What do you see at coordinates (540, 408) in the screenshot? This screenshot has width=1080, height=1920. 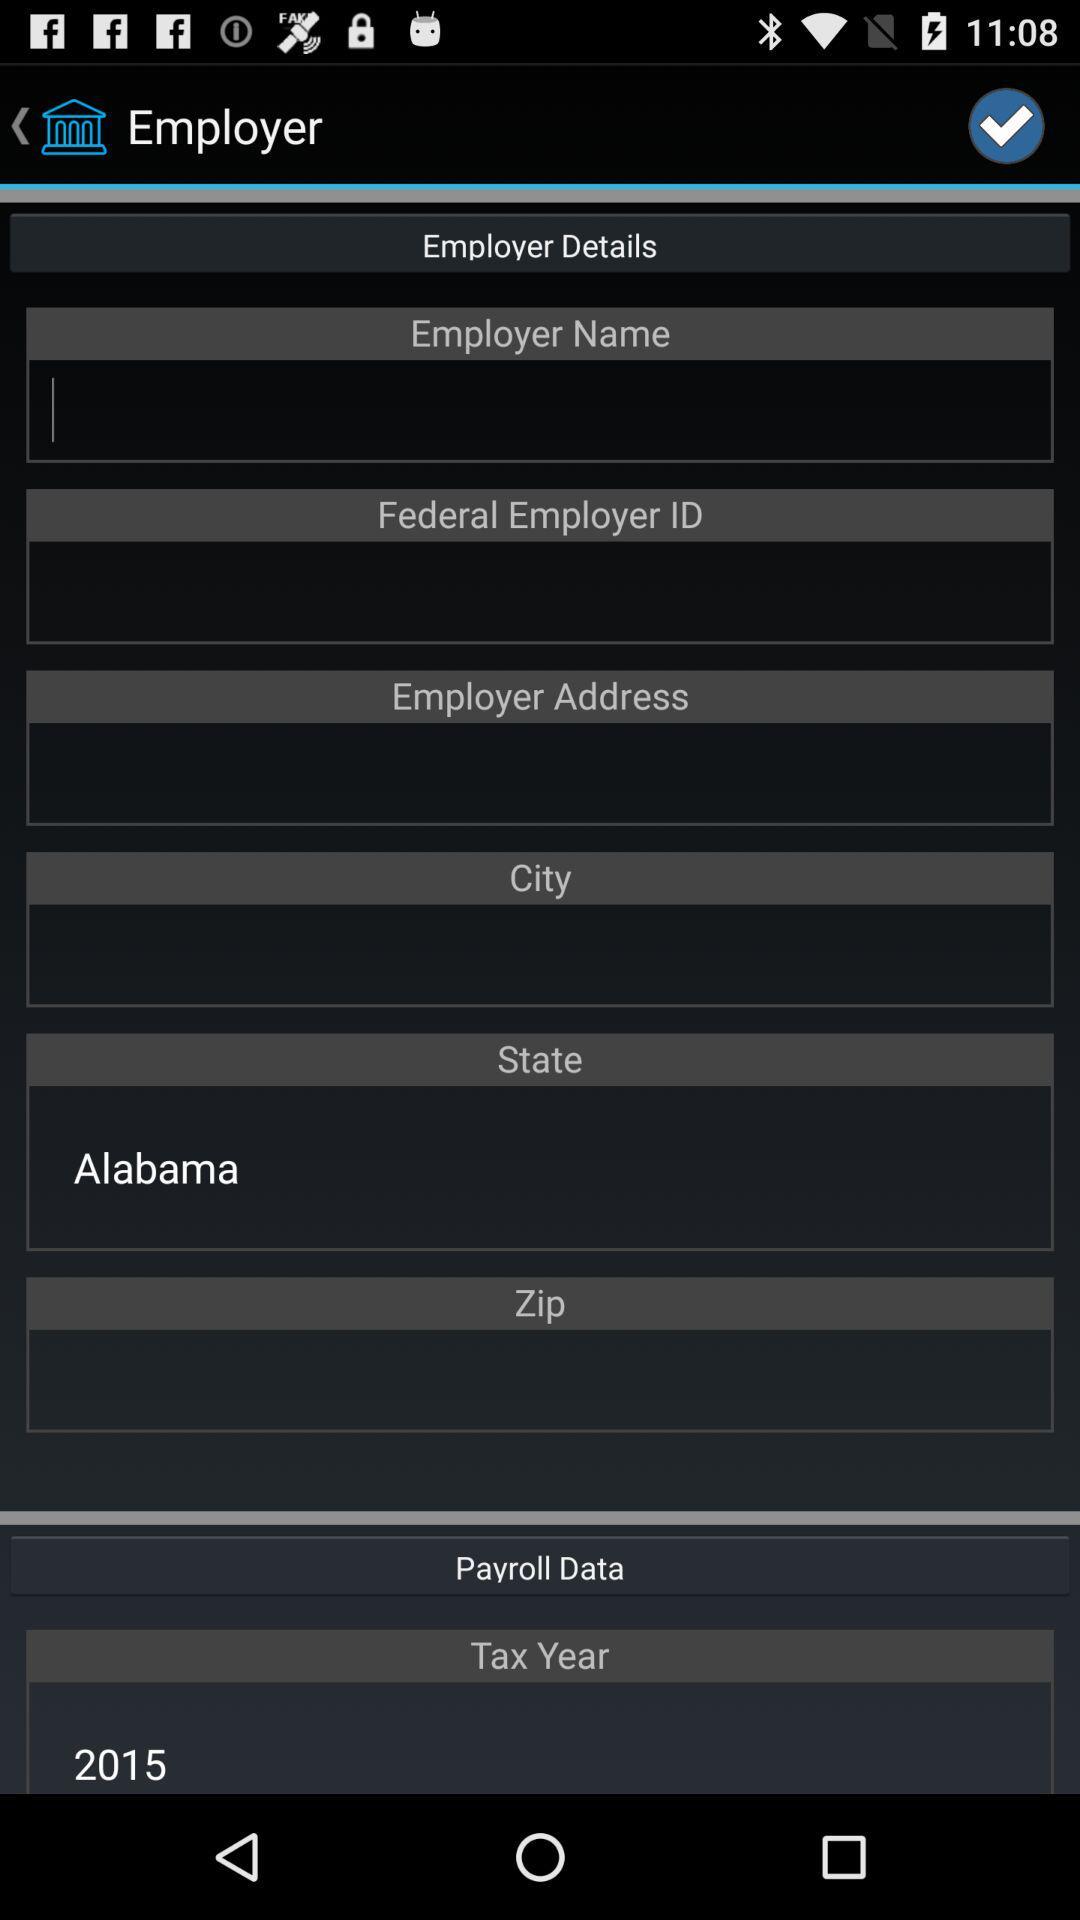 I see `employer 's name` at bounding box center [540, 408].